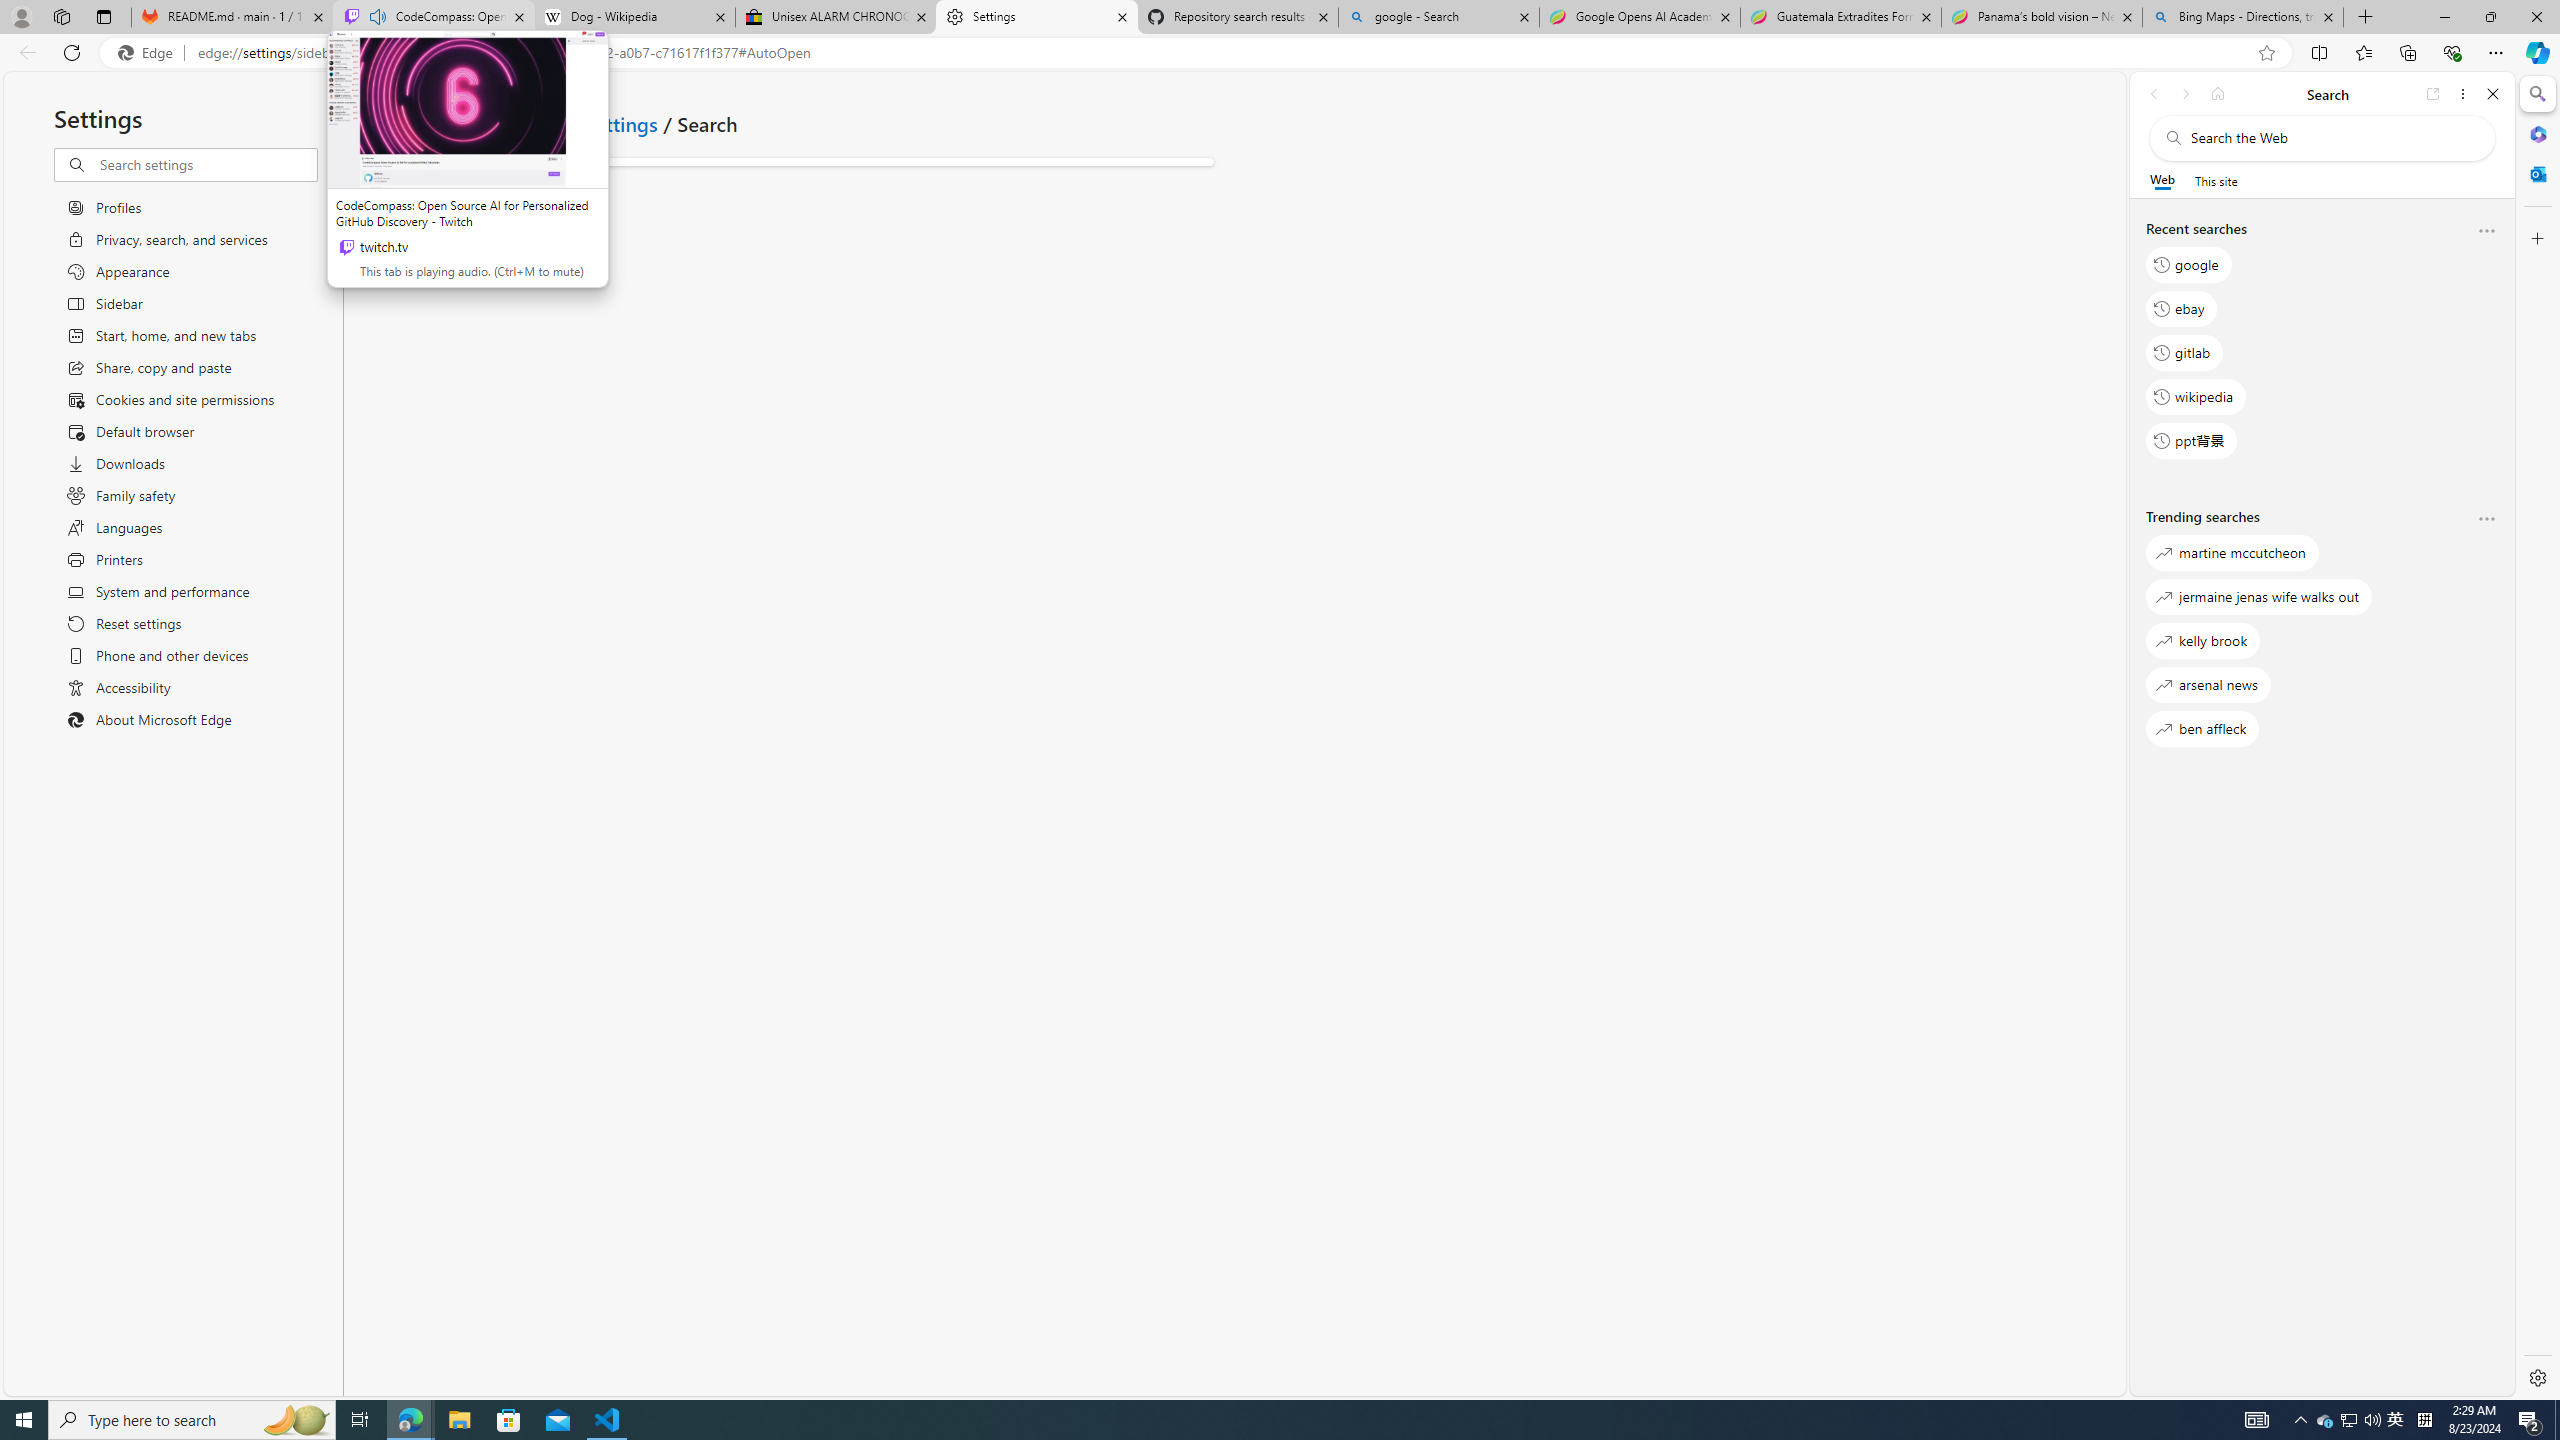  I want to click on 'wikipedia', so click(2196, 395).